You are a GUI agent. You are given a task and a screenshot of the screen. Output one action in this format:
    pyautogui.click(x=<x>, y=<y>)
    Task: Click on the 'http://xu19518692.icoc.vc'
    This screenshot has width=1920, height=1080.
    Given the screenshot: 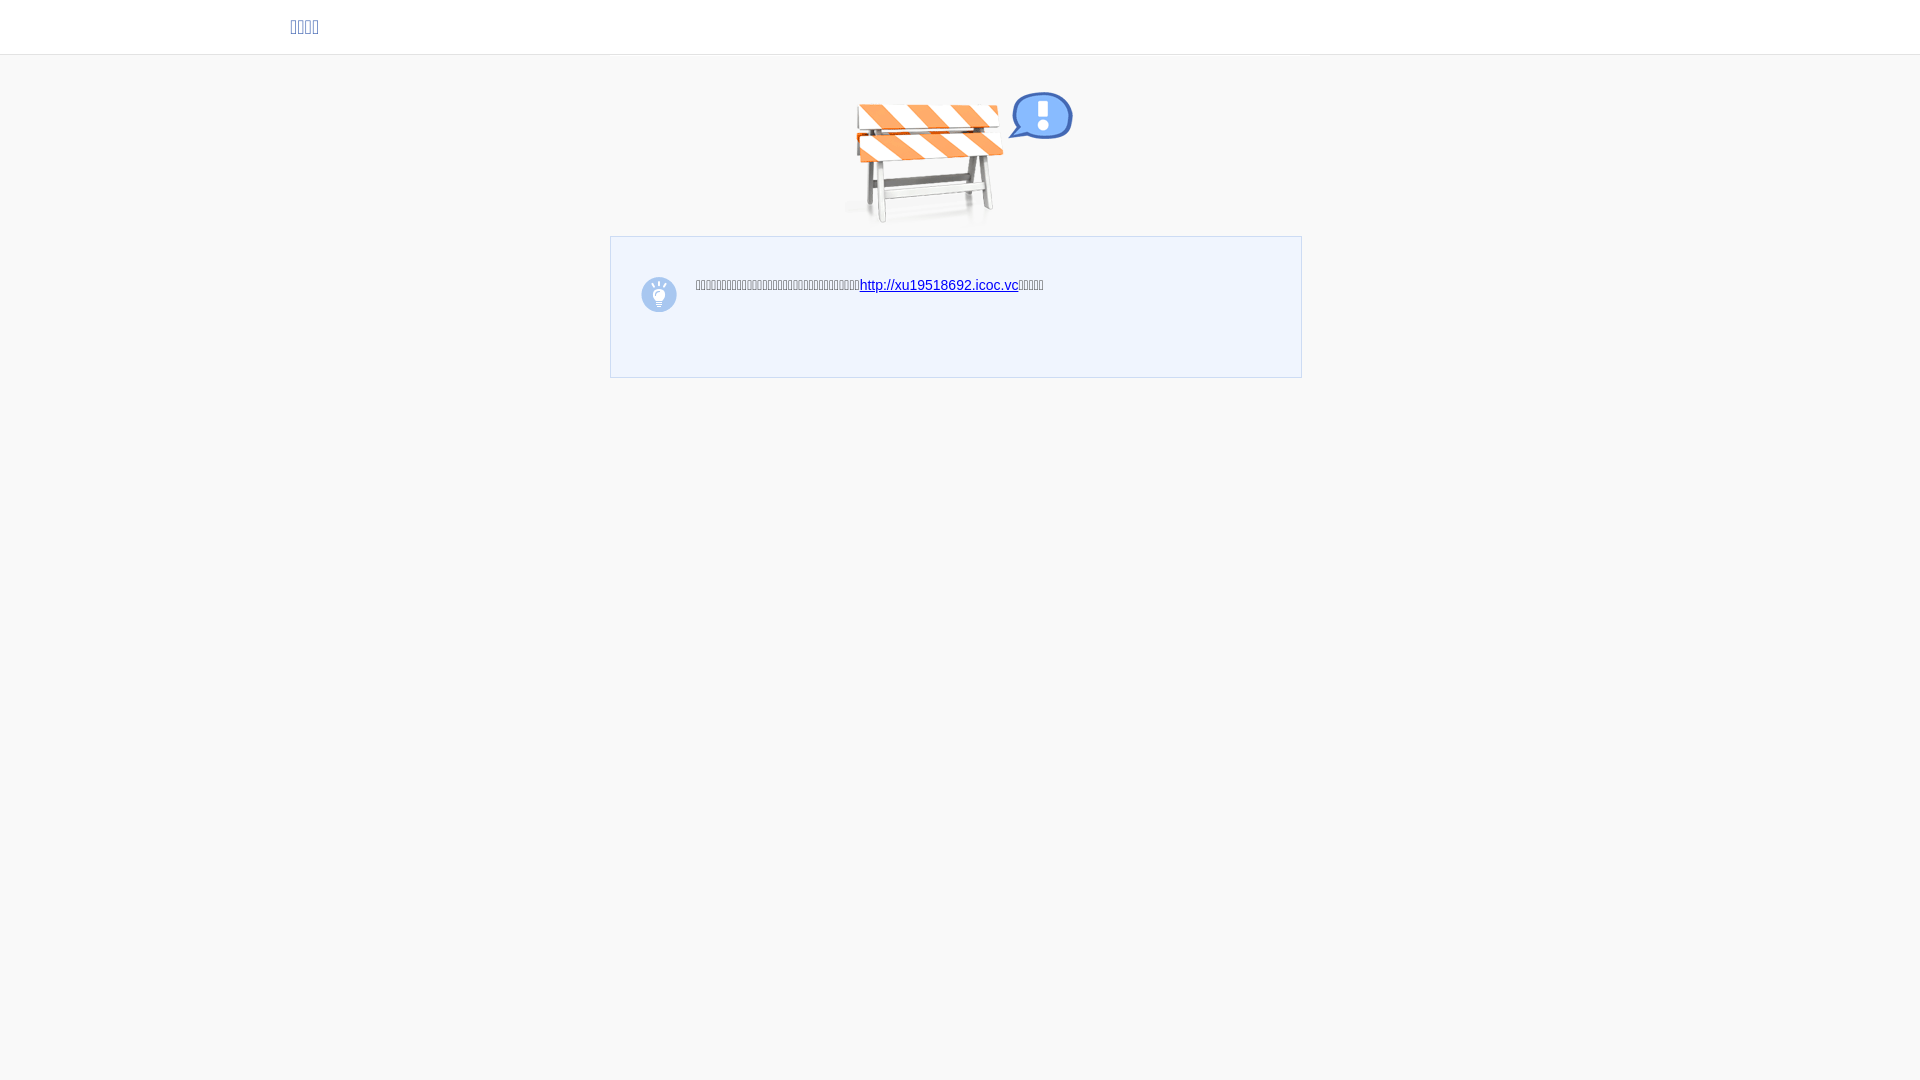 What is the action you would take?
    pyautogui.click(x=938, y=285)
    